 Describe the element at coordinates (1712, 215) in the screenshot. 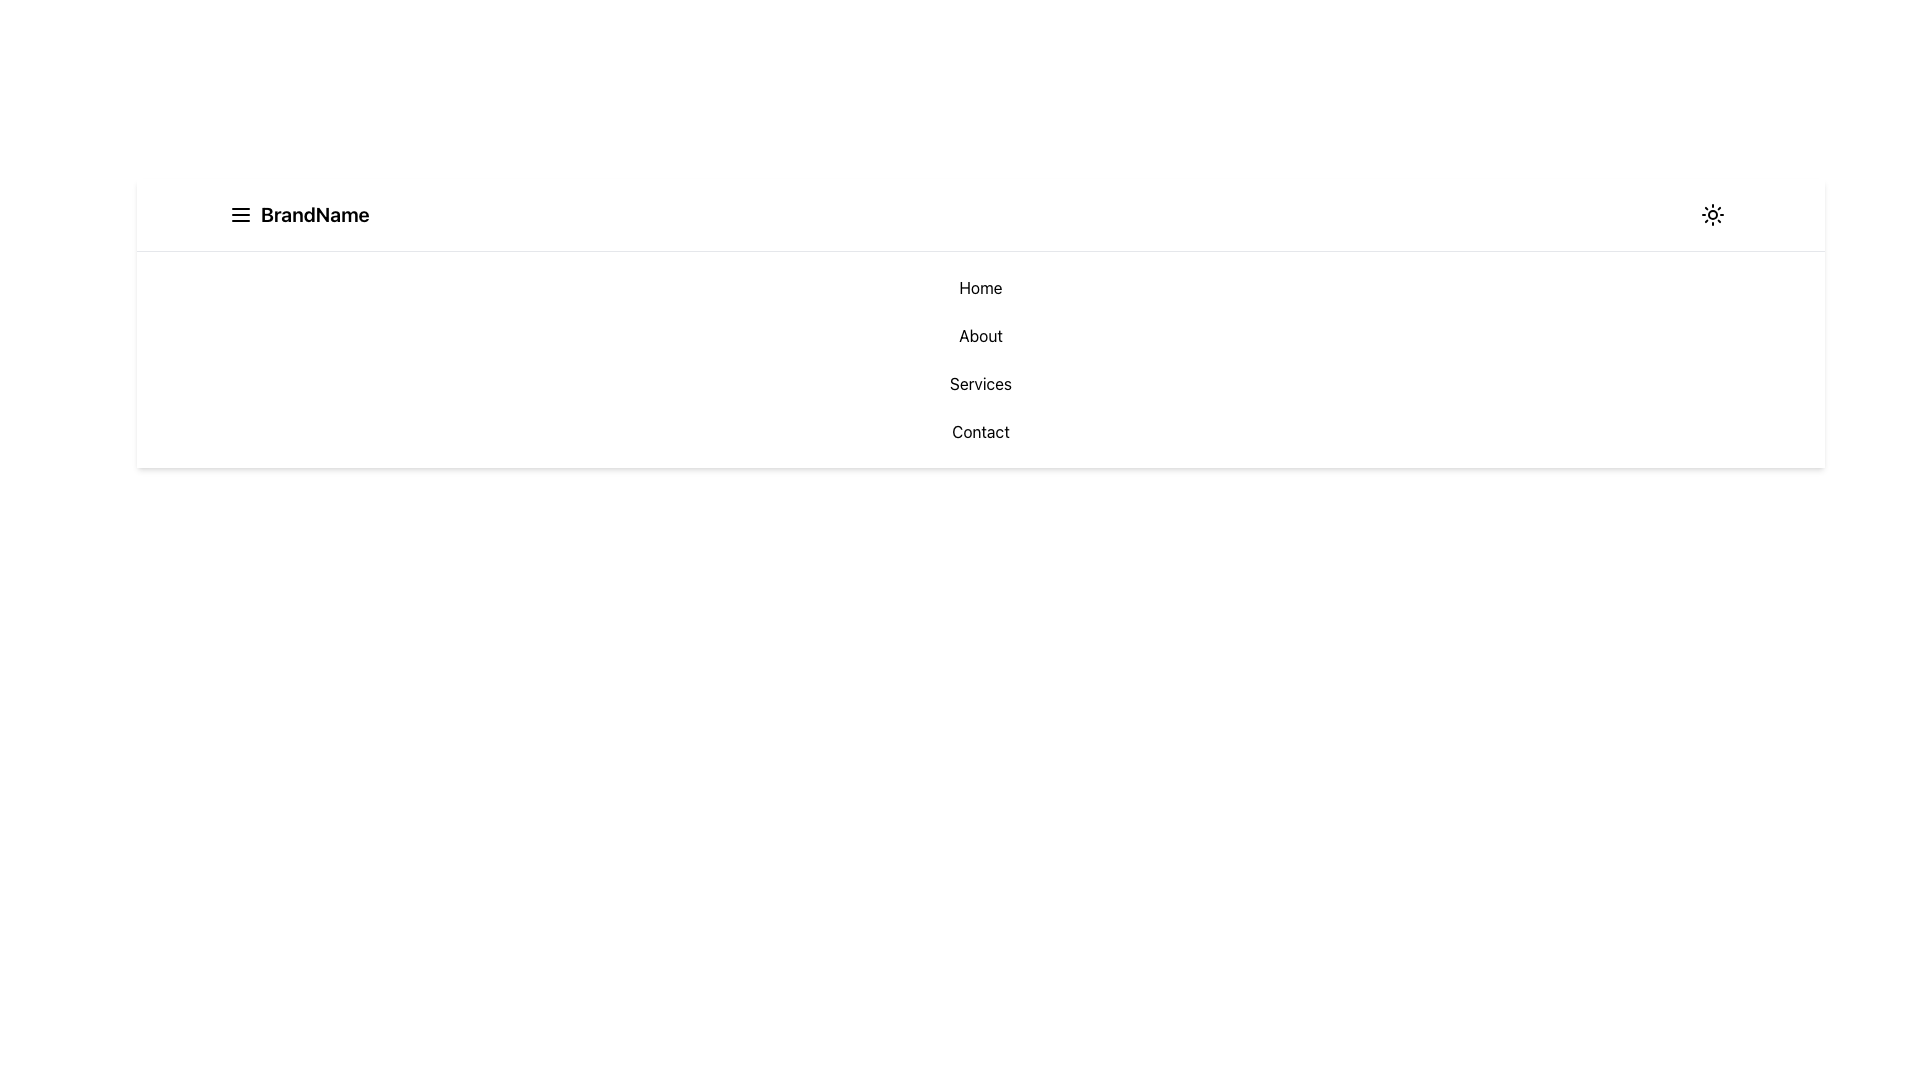

I see `the theme toggle button, which is the rightmost icon in the header bar, to switch between light and dark themes` at that location.